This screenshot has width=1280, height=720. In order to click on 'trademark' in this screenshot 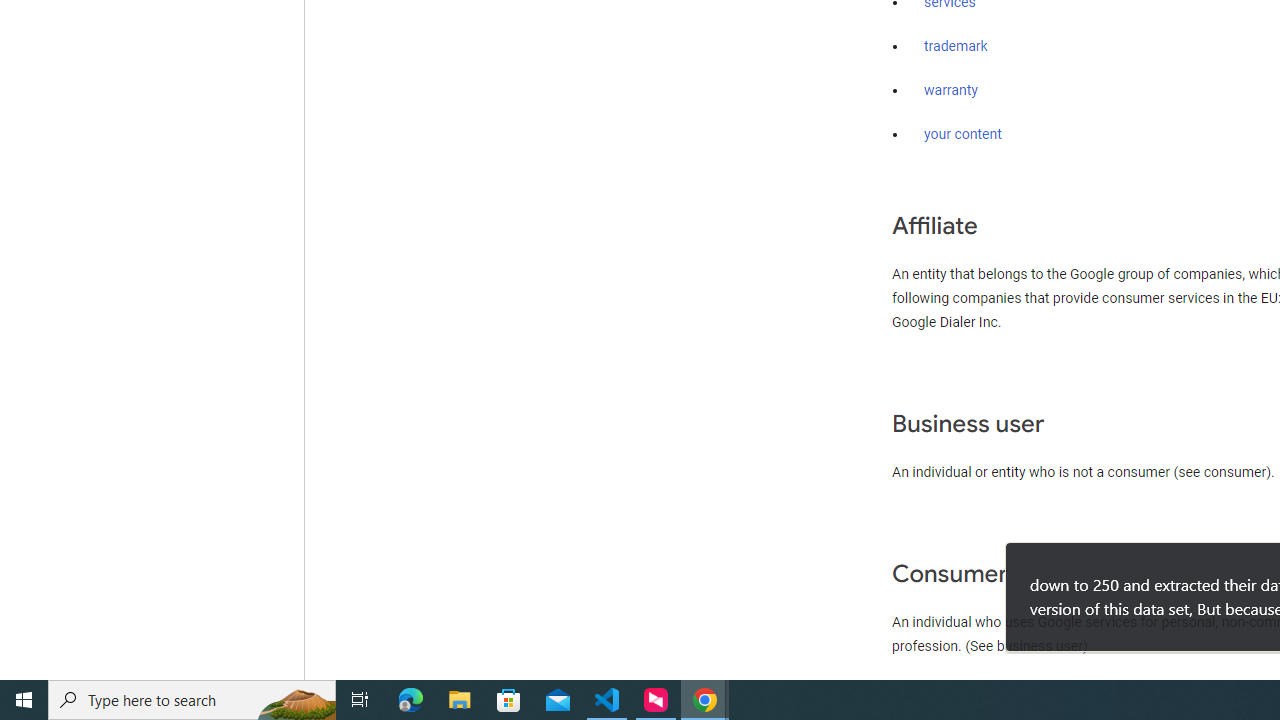, I will do `click(955, 46)`.